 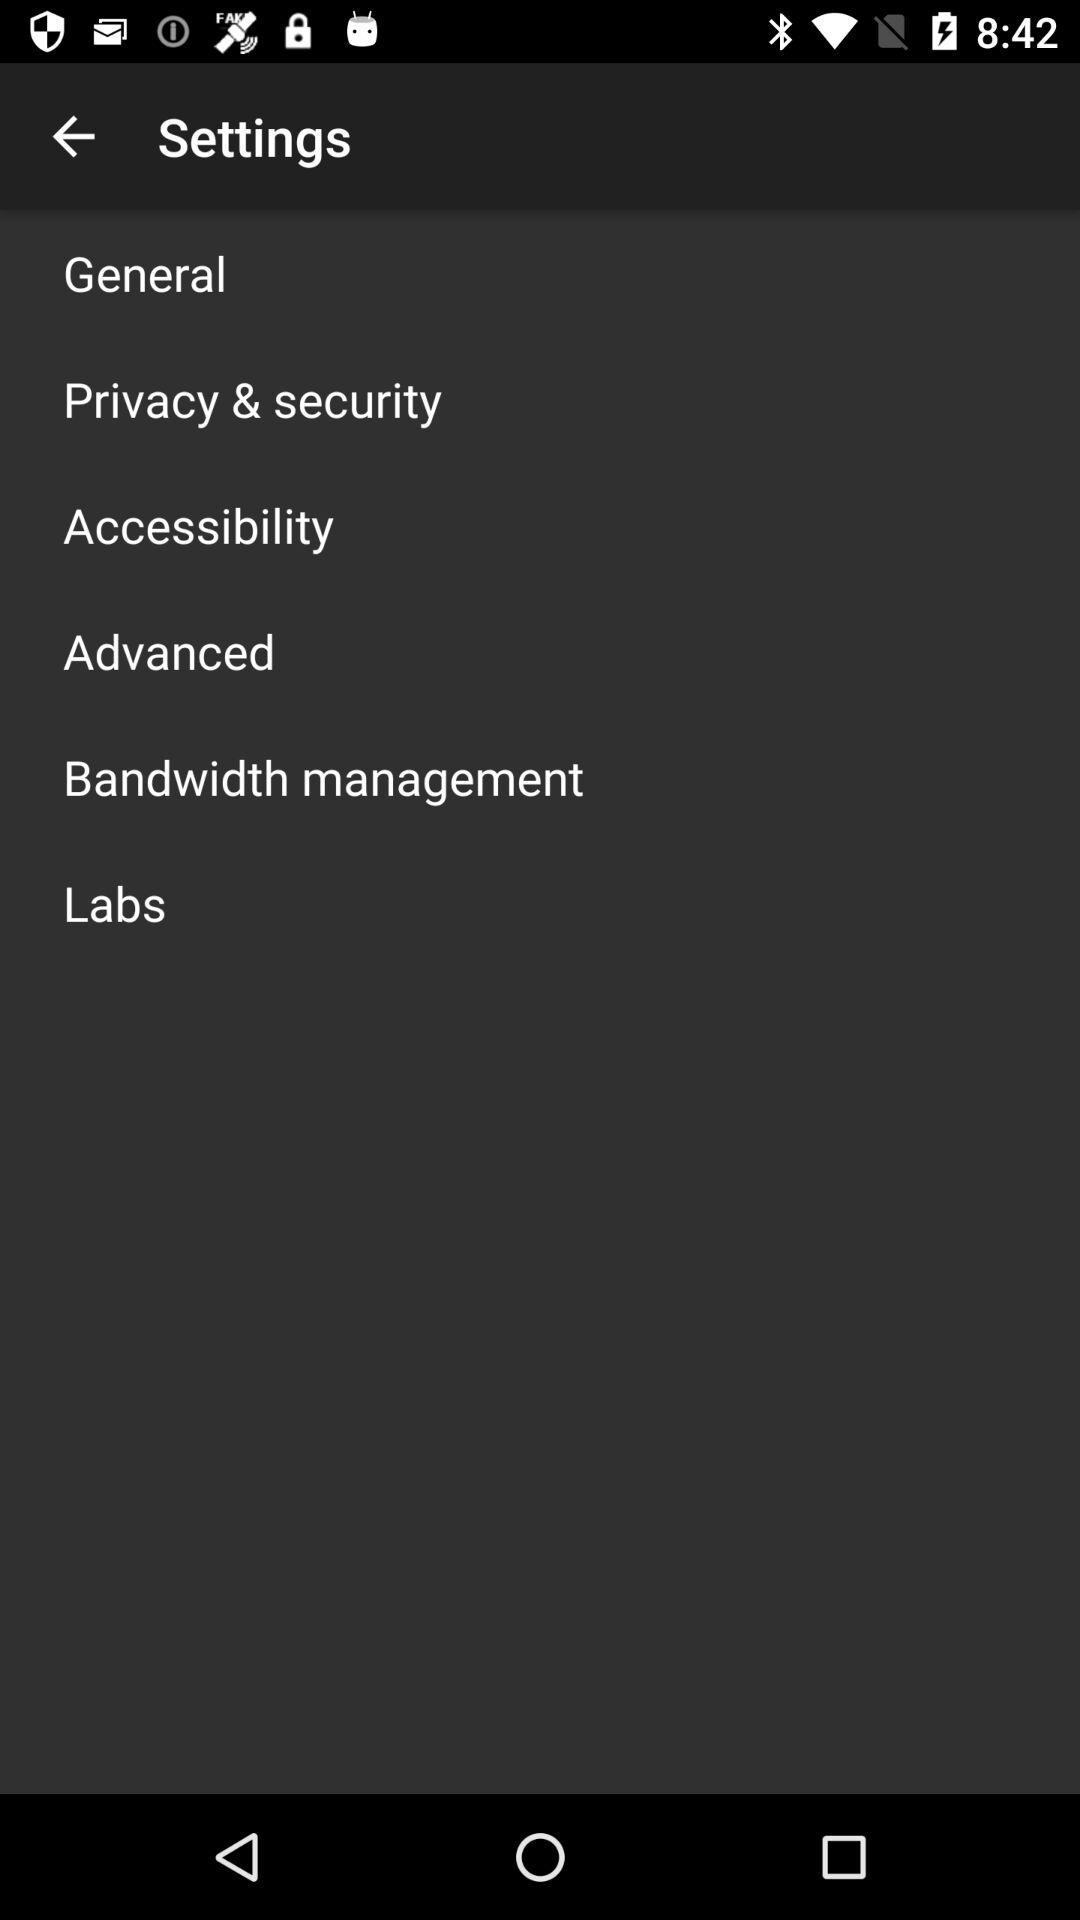 What do you see at coordinates (251, 398) in the screenshot?
I see `the privacy & security item` at bounding box center [251, 398].